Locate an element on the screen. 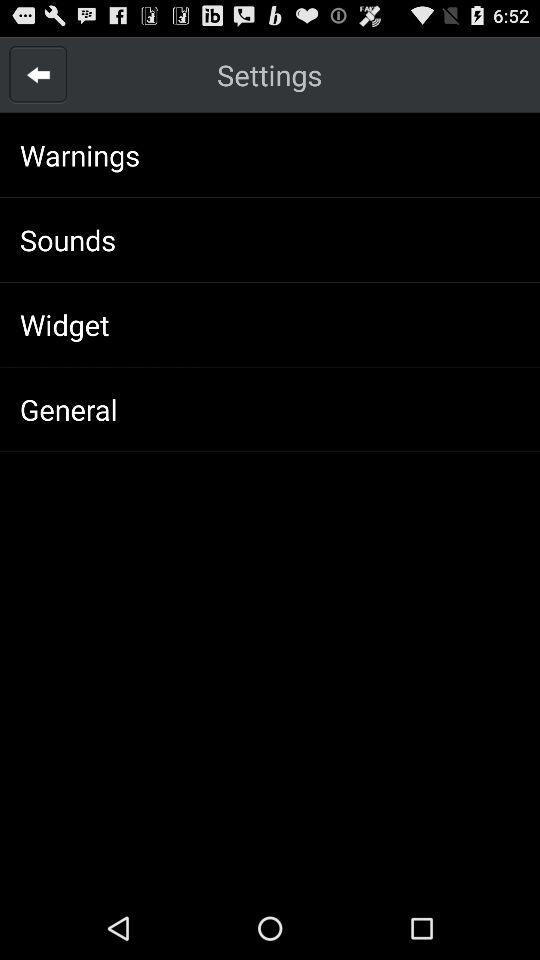  the item below sounds is located at coordinates (64, 324).